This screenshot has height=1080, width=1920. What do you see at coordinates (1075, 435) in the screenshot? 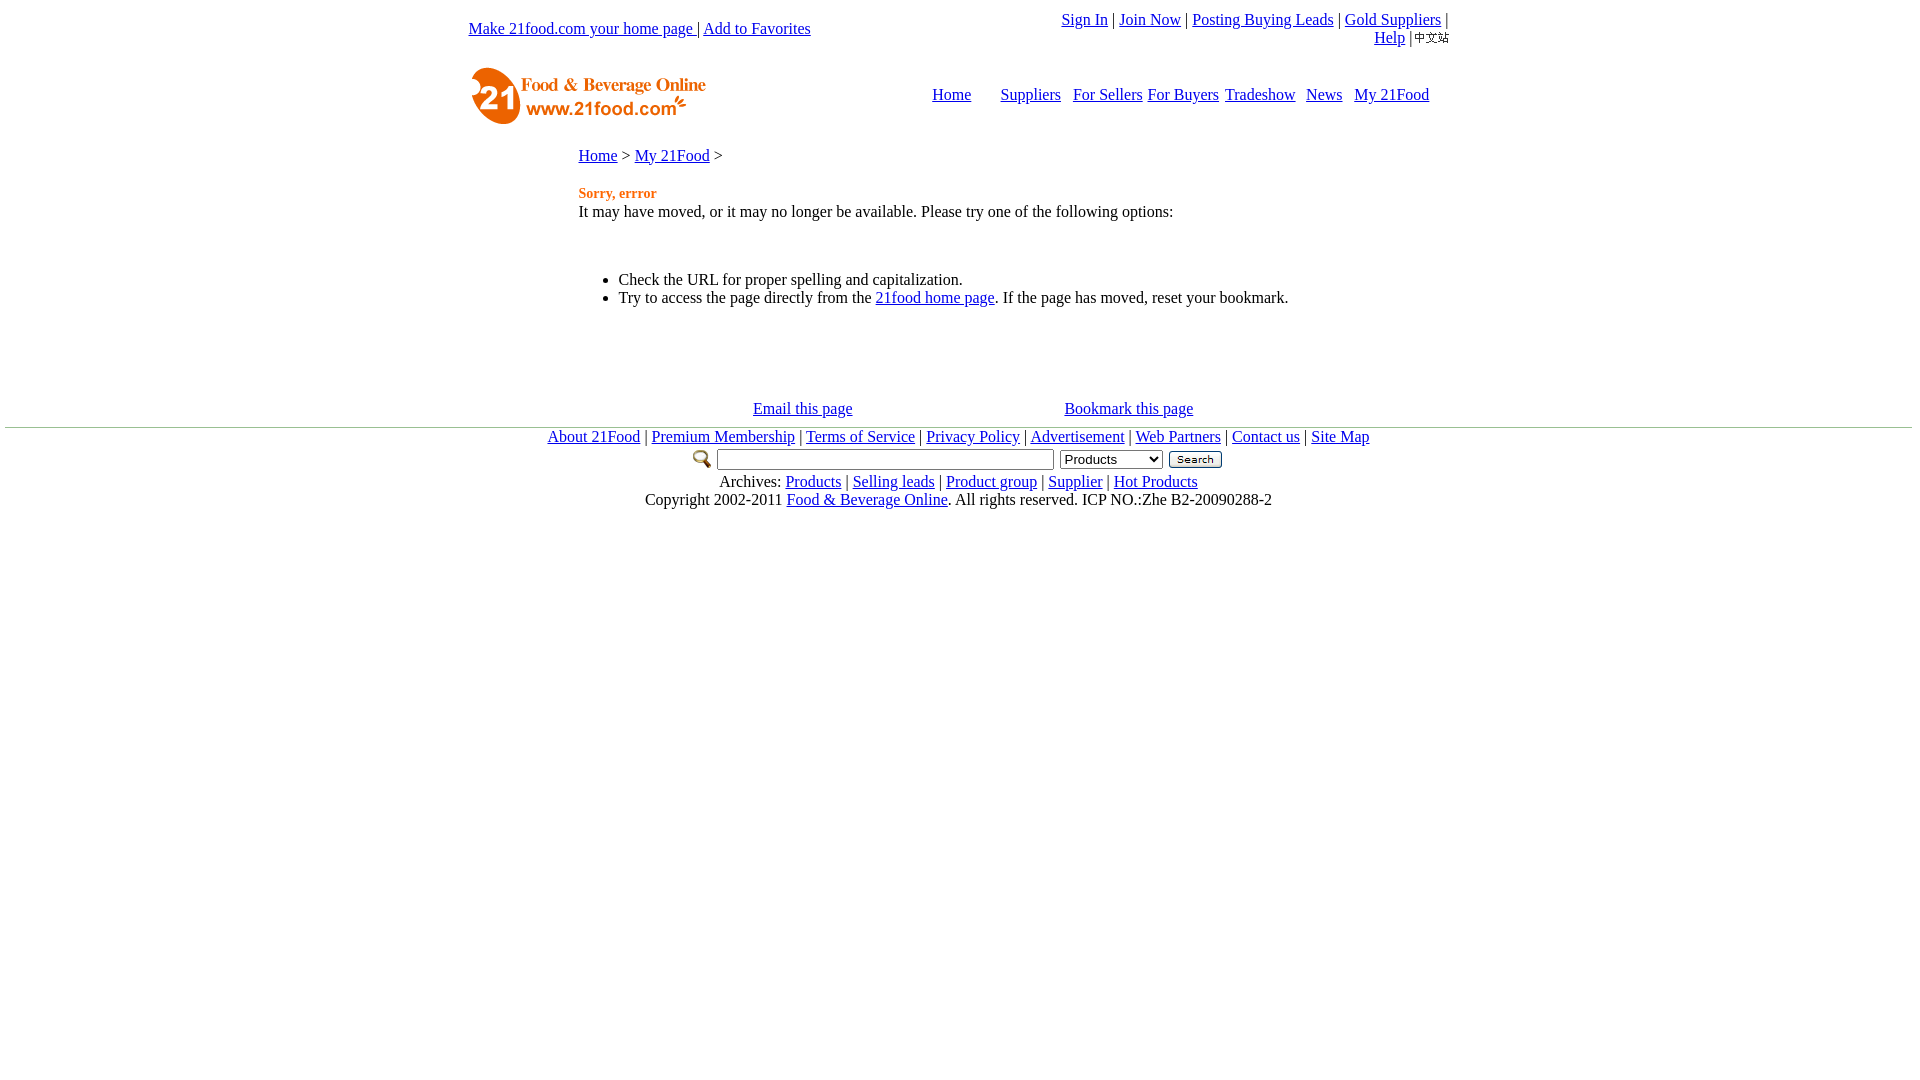
I see `'Advertisement'` at bounding box center [1075, 435].